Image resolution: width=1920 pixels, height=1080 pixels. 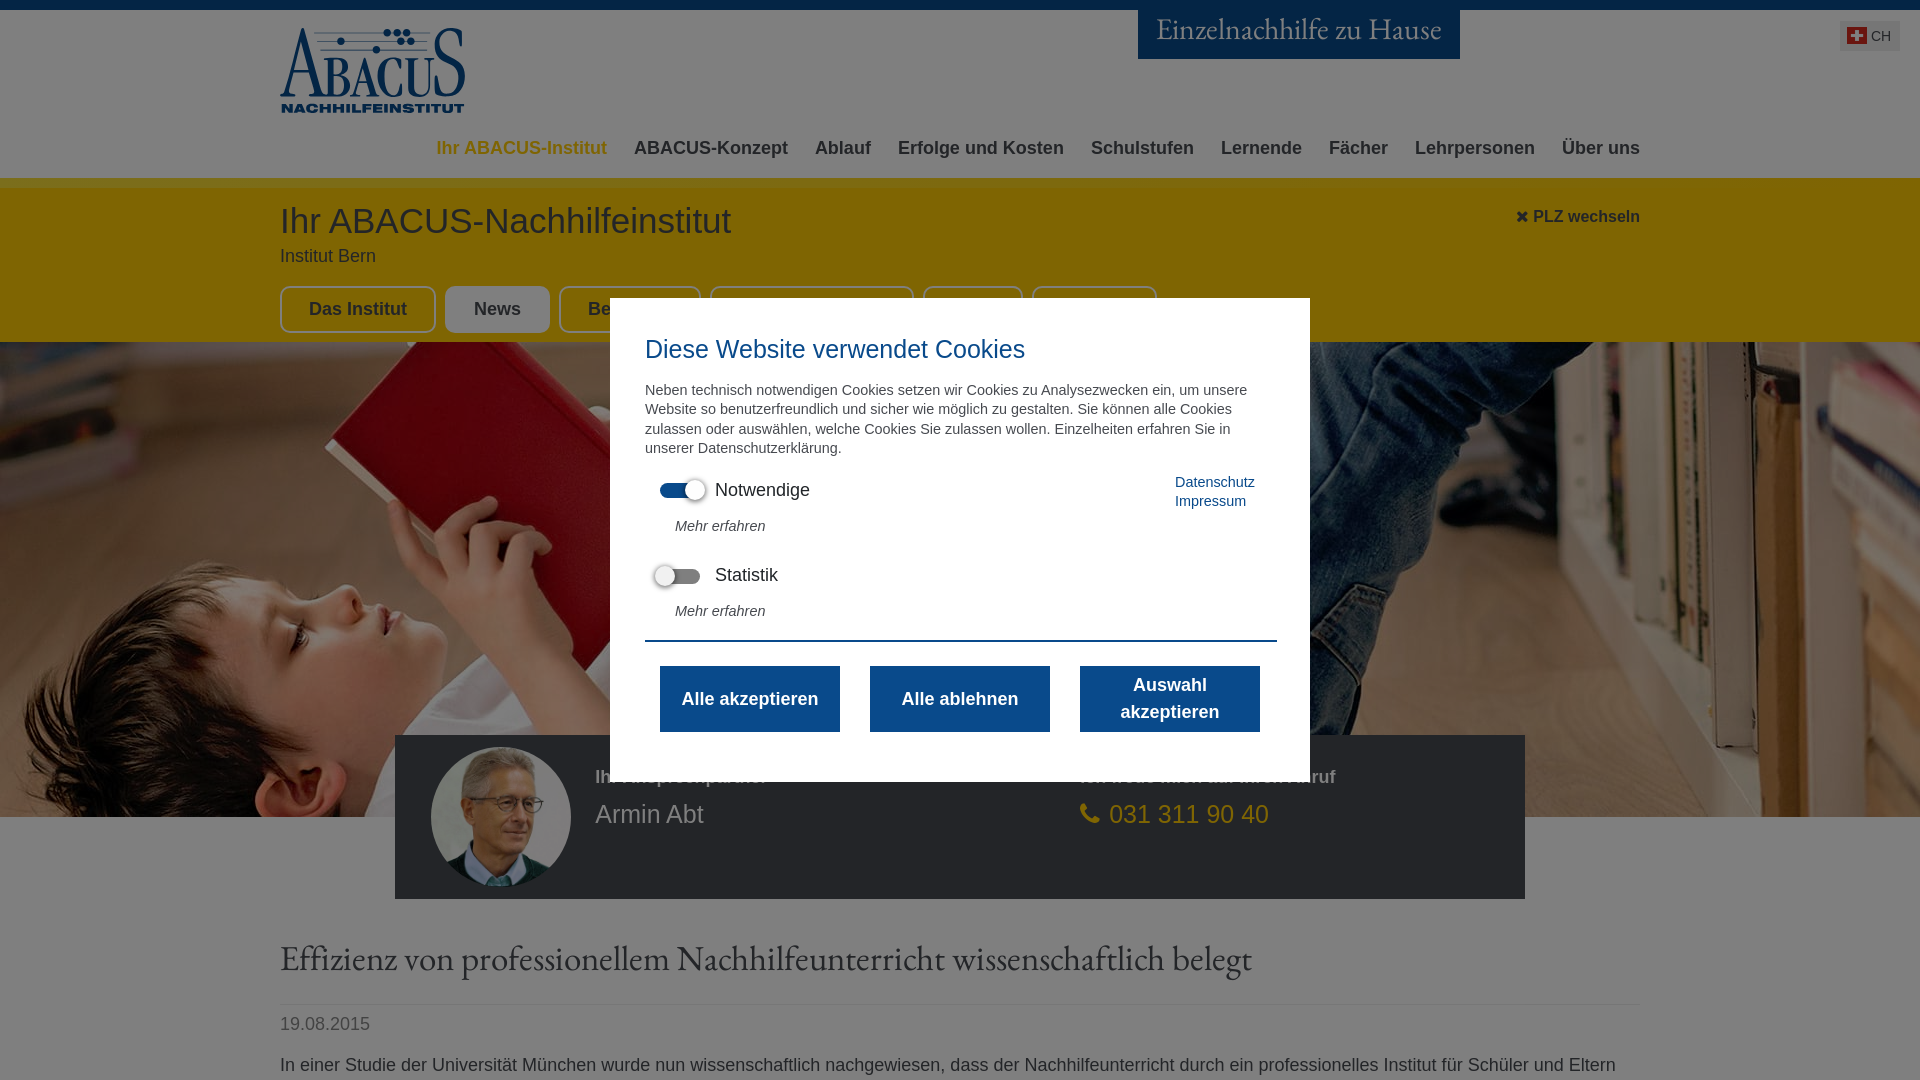 What do you see at coordinates (838, 153) in the screenshot?
I see `'Ablauf'` at bounding box center [838, 153].